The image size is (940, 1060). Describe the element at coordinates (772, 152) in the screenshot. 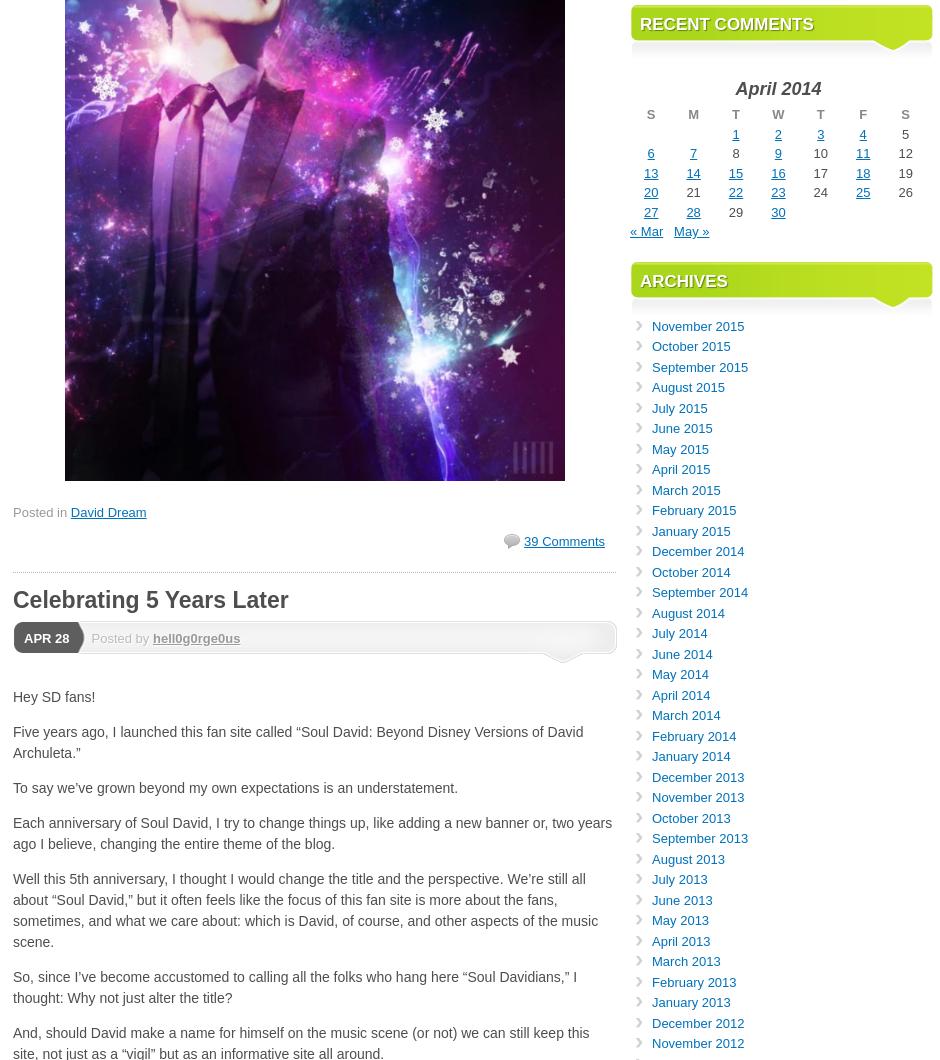

I see `'9'` at that location.